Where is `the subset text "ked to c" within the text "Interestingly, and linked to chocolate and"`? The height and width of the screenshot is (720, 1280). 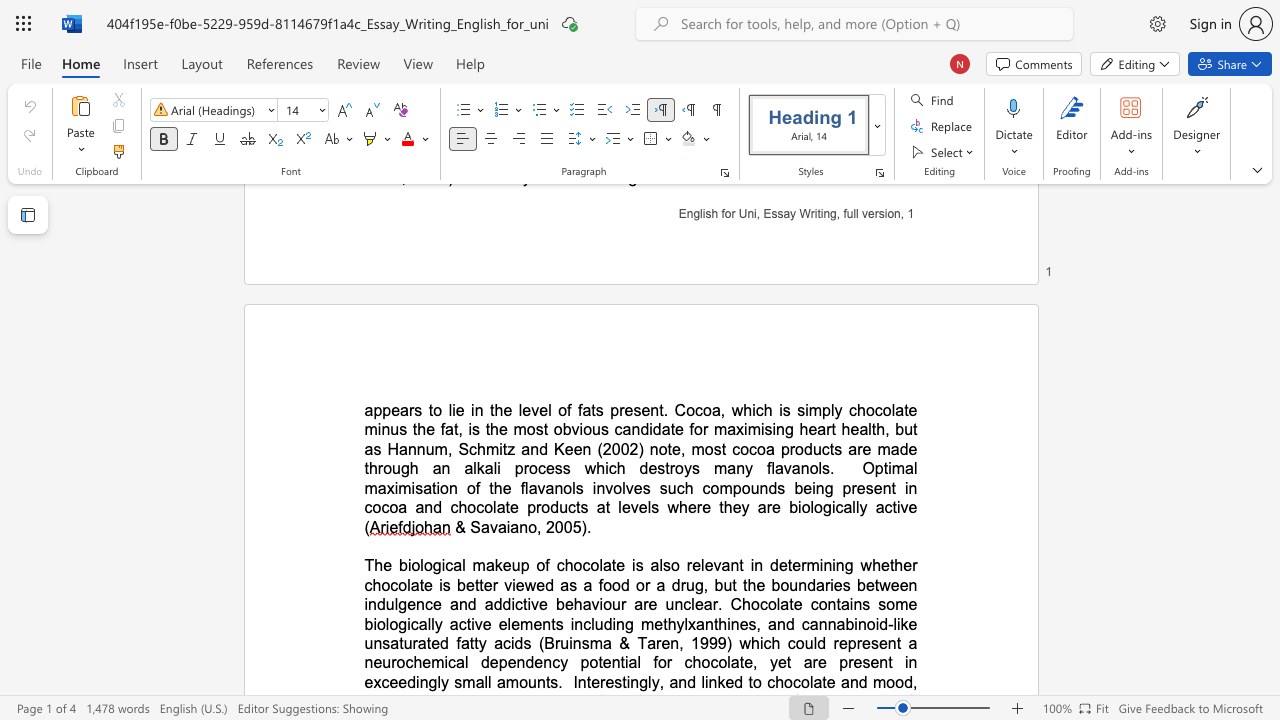 the subset text "ked to c" within the text "Interestingly, and linked to chocolate and" is located at coordinates (717, 681).